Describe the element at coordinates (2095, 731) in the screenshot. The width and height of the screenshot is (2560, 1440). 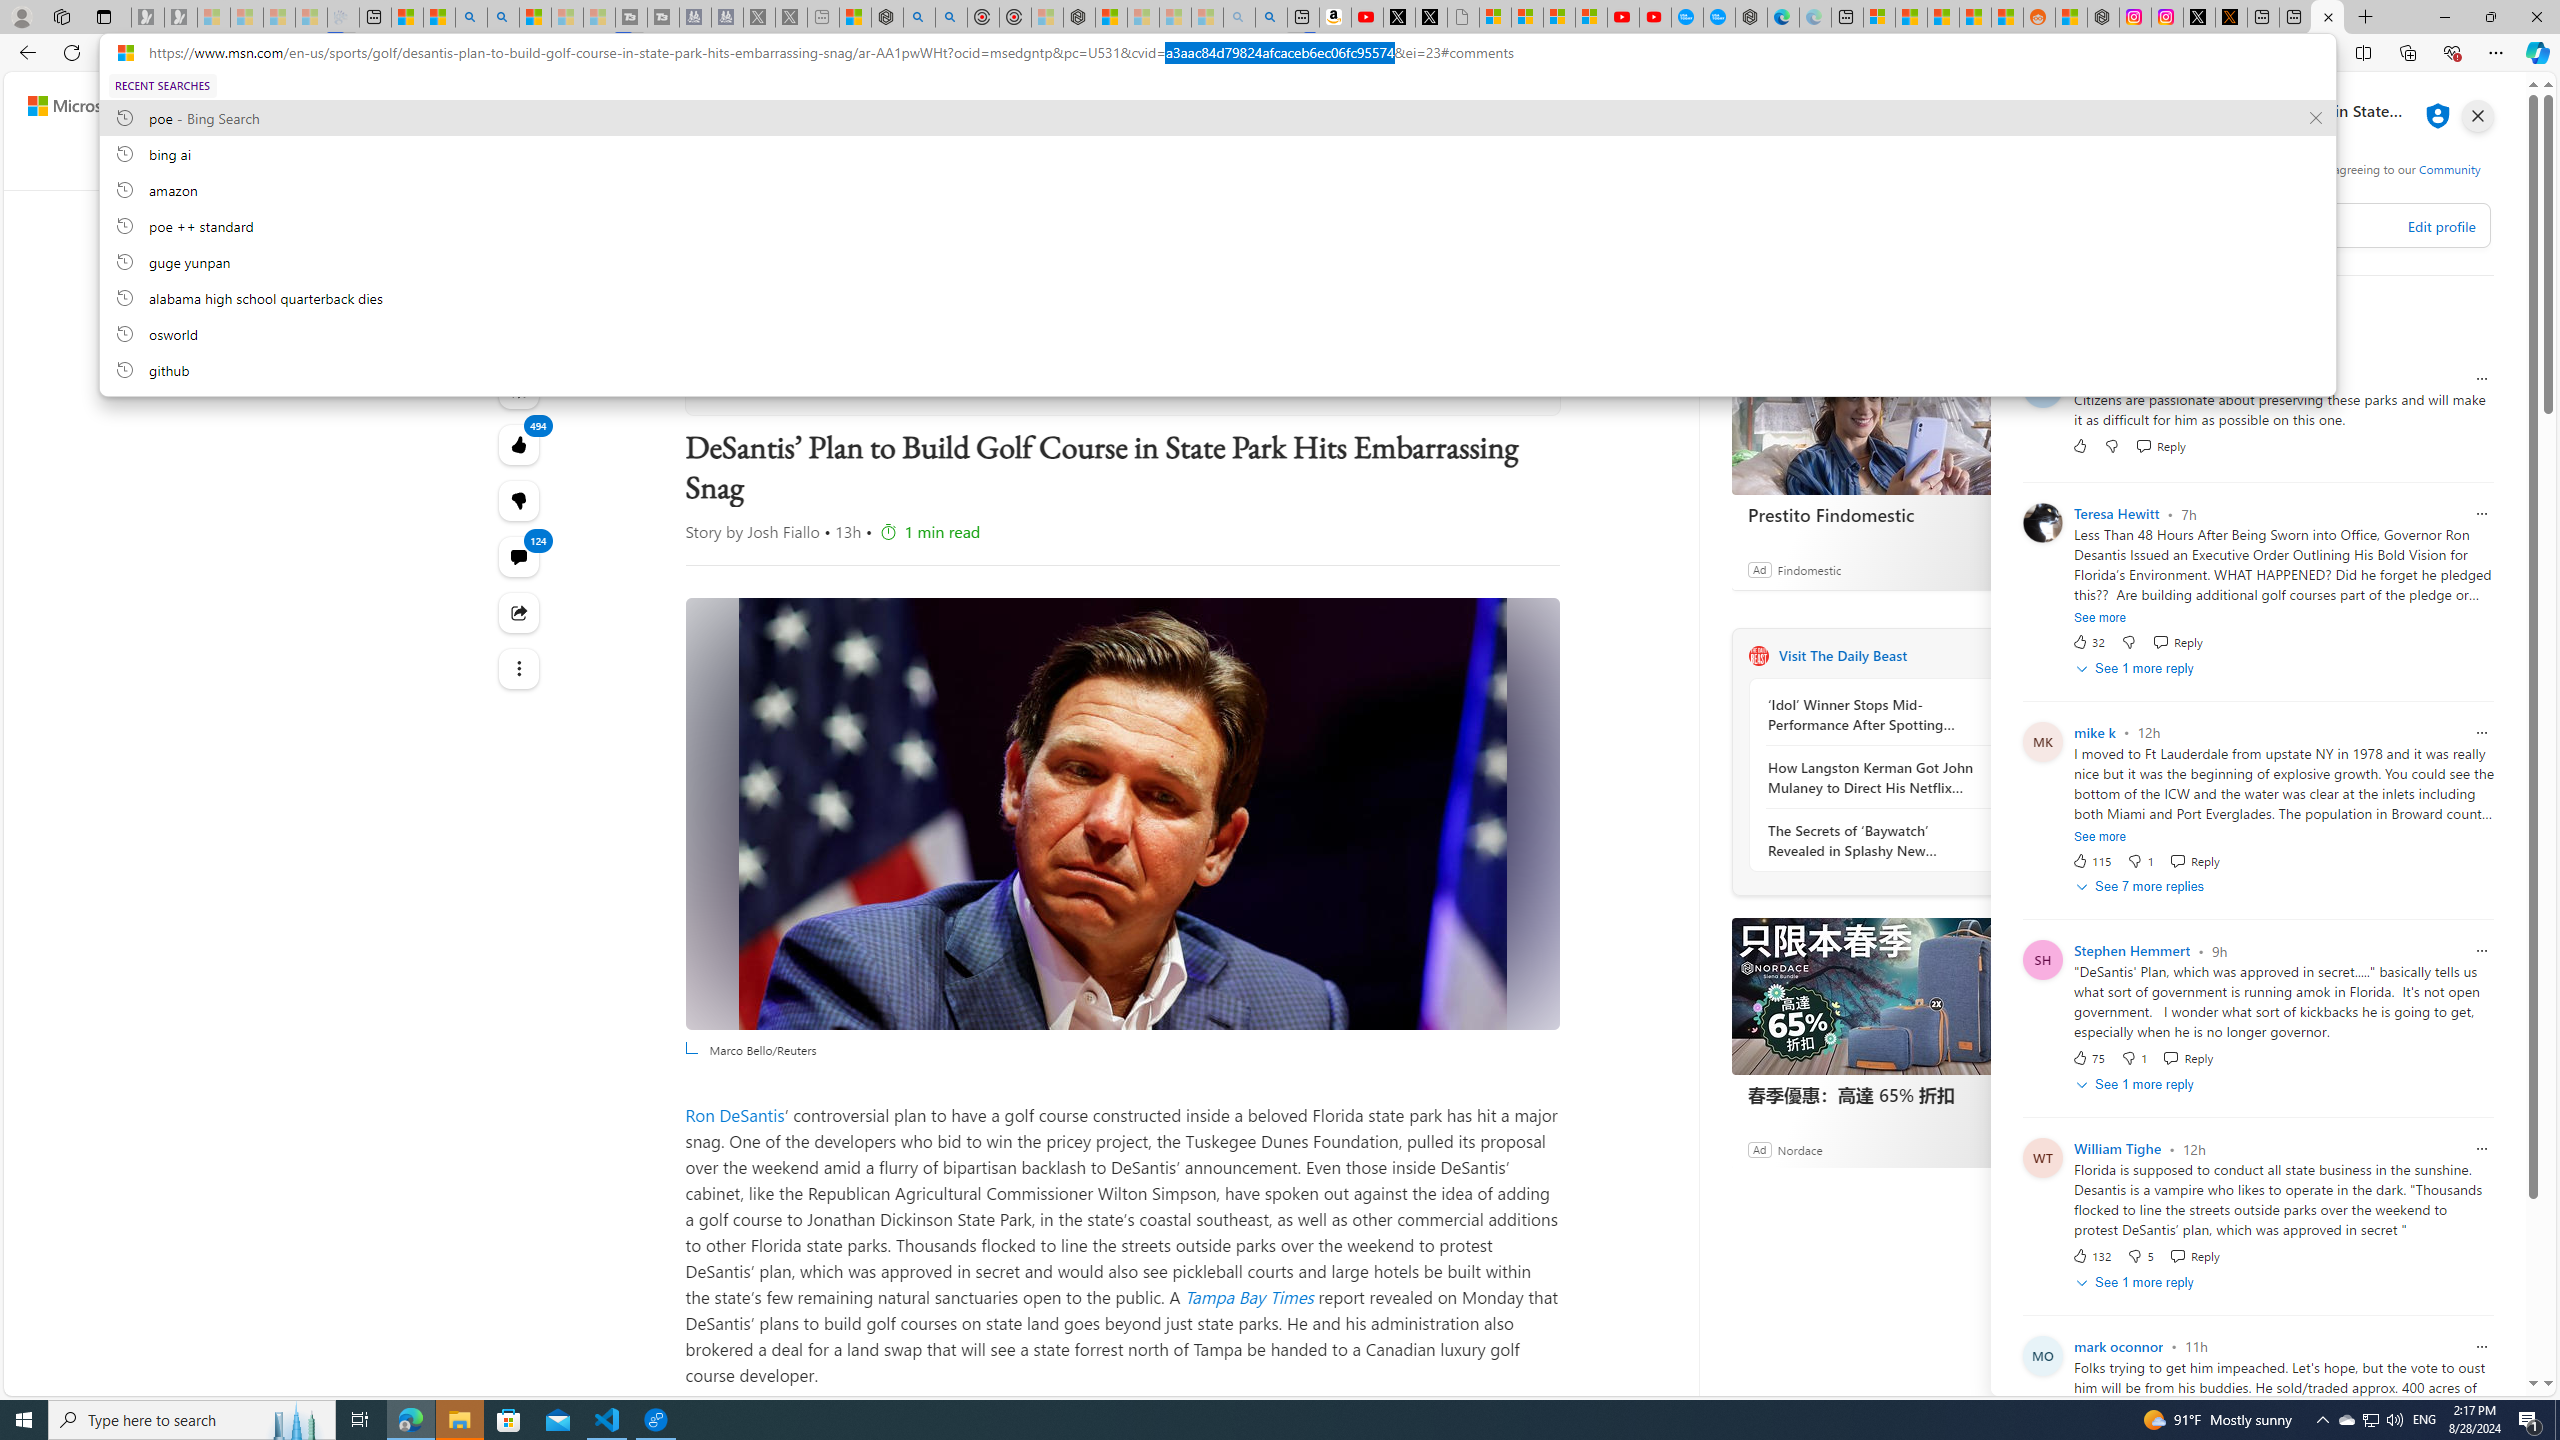
I see `'mike k'` at that location.